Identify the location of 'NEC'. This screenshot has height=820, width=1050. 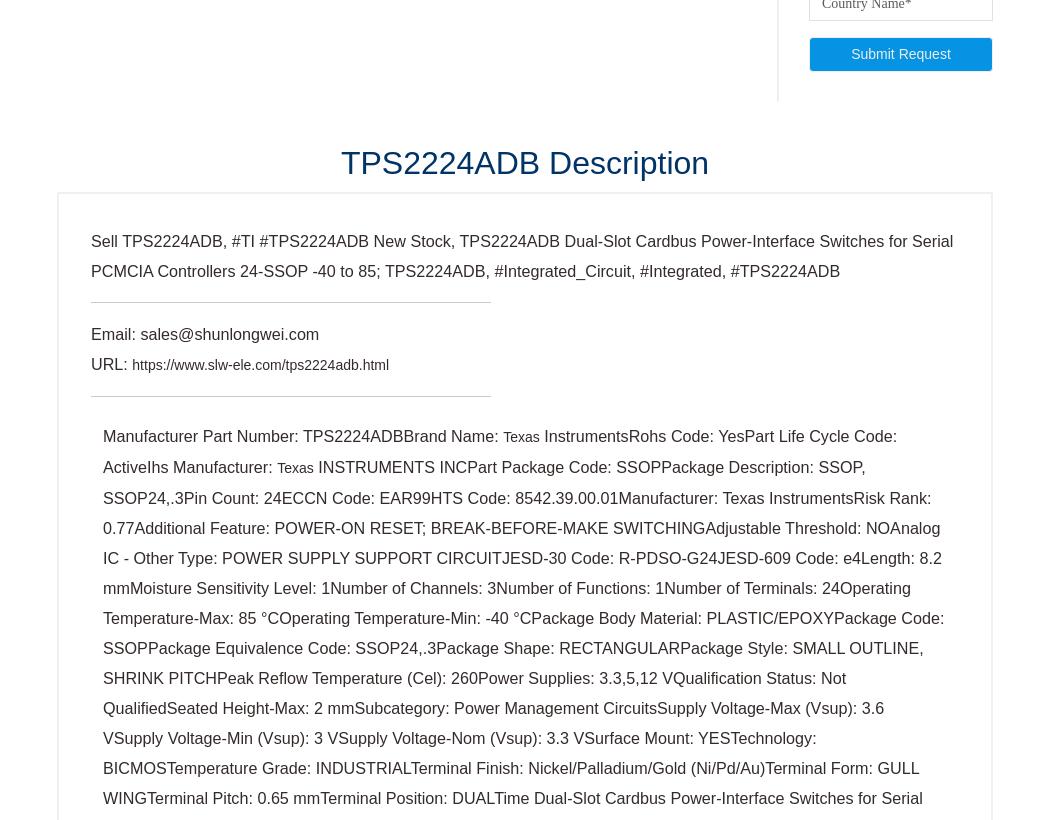
(102, 589).